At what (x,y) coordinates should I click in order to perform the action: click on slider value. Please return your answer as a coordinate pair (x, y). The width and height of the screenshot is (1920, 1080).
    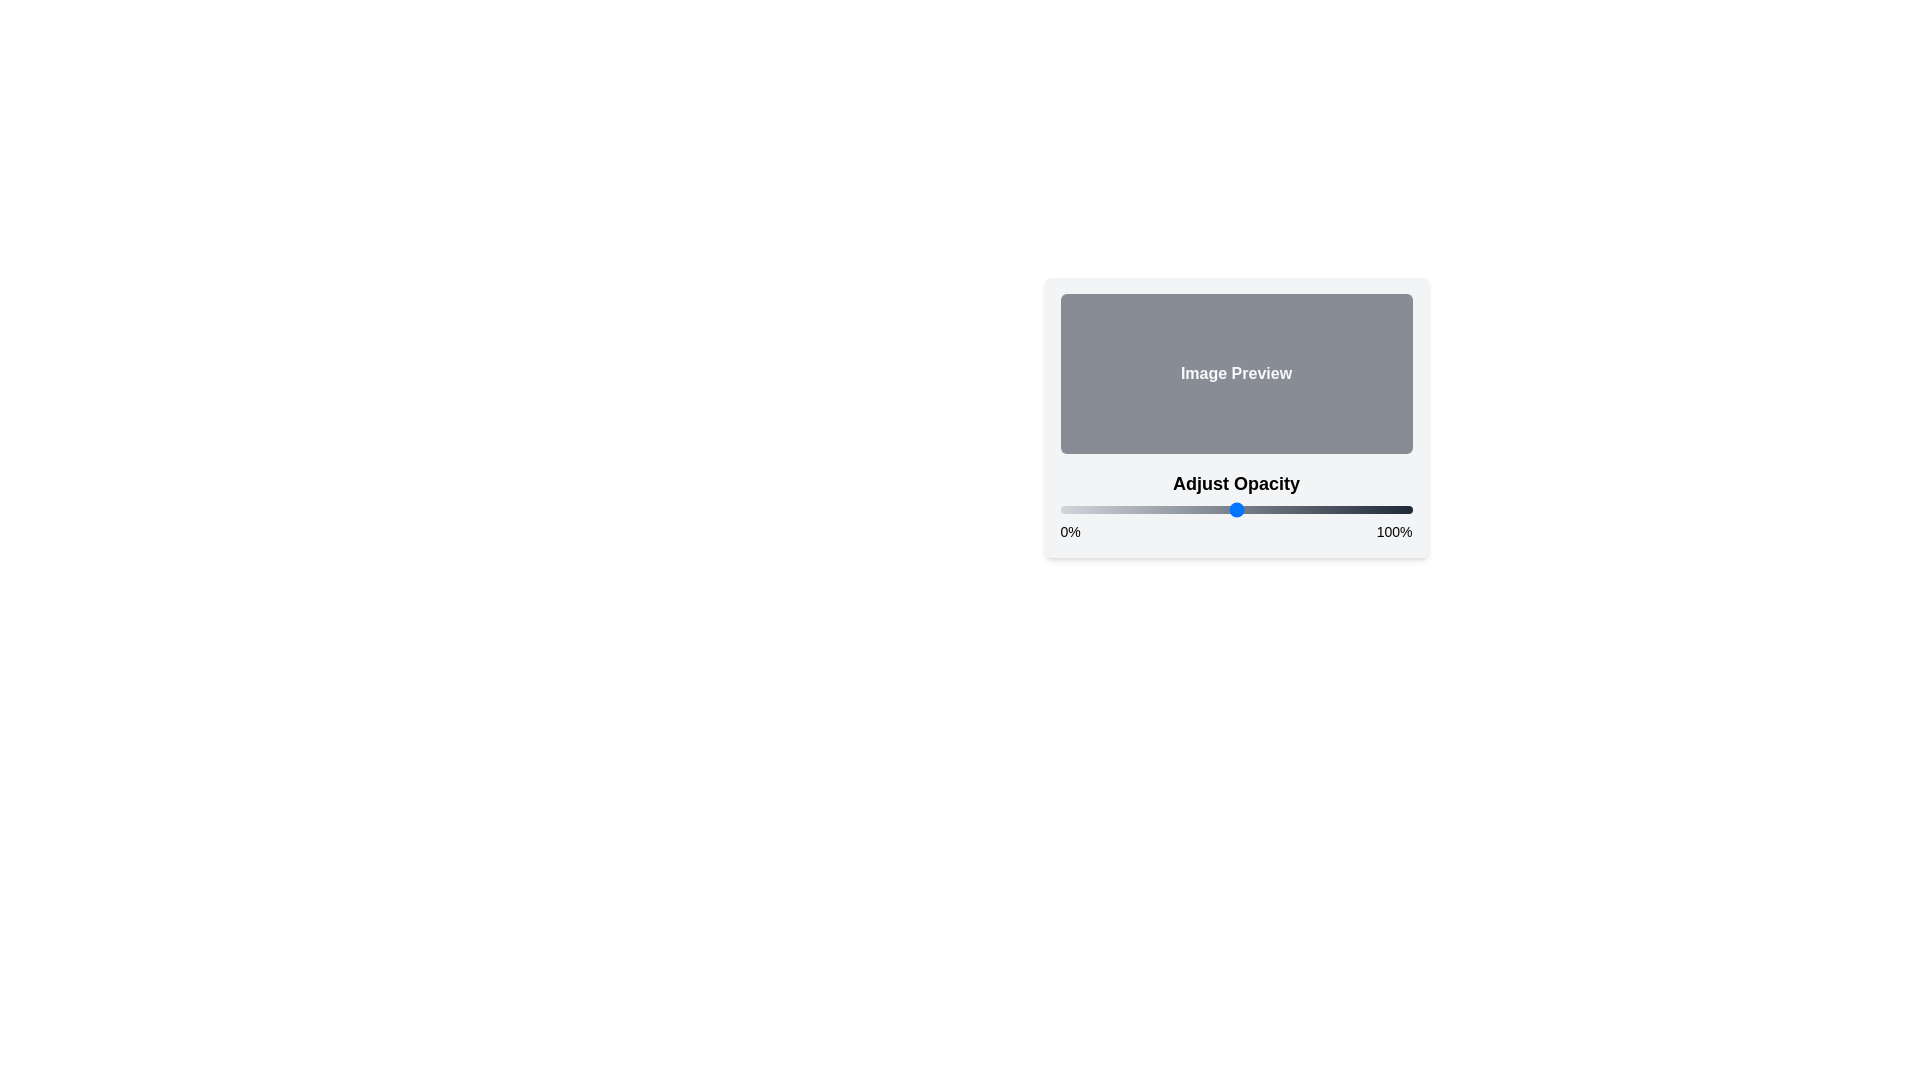
    Looking at the image, I should click on (1249, 508).